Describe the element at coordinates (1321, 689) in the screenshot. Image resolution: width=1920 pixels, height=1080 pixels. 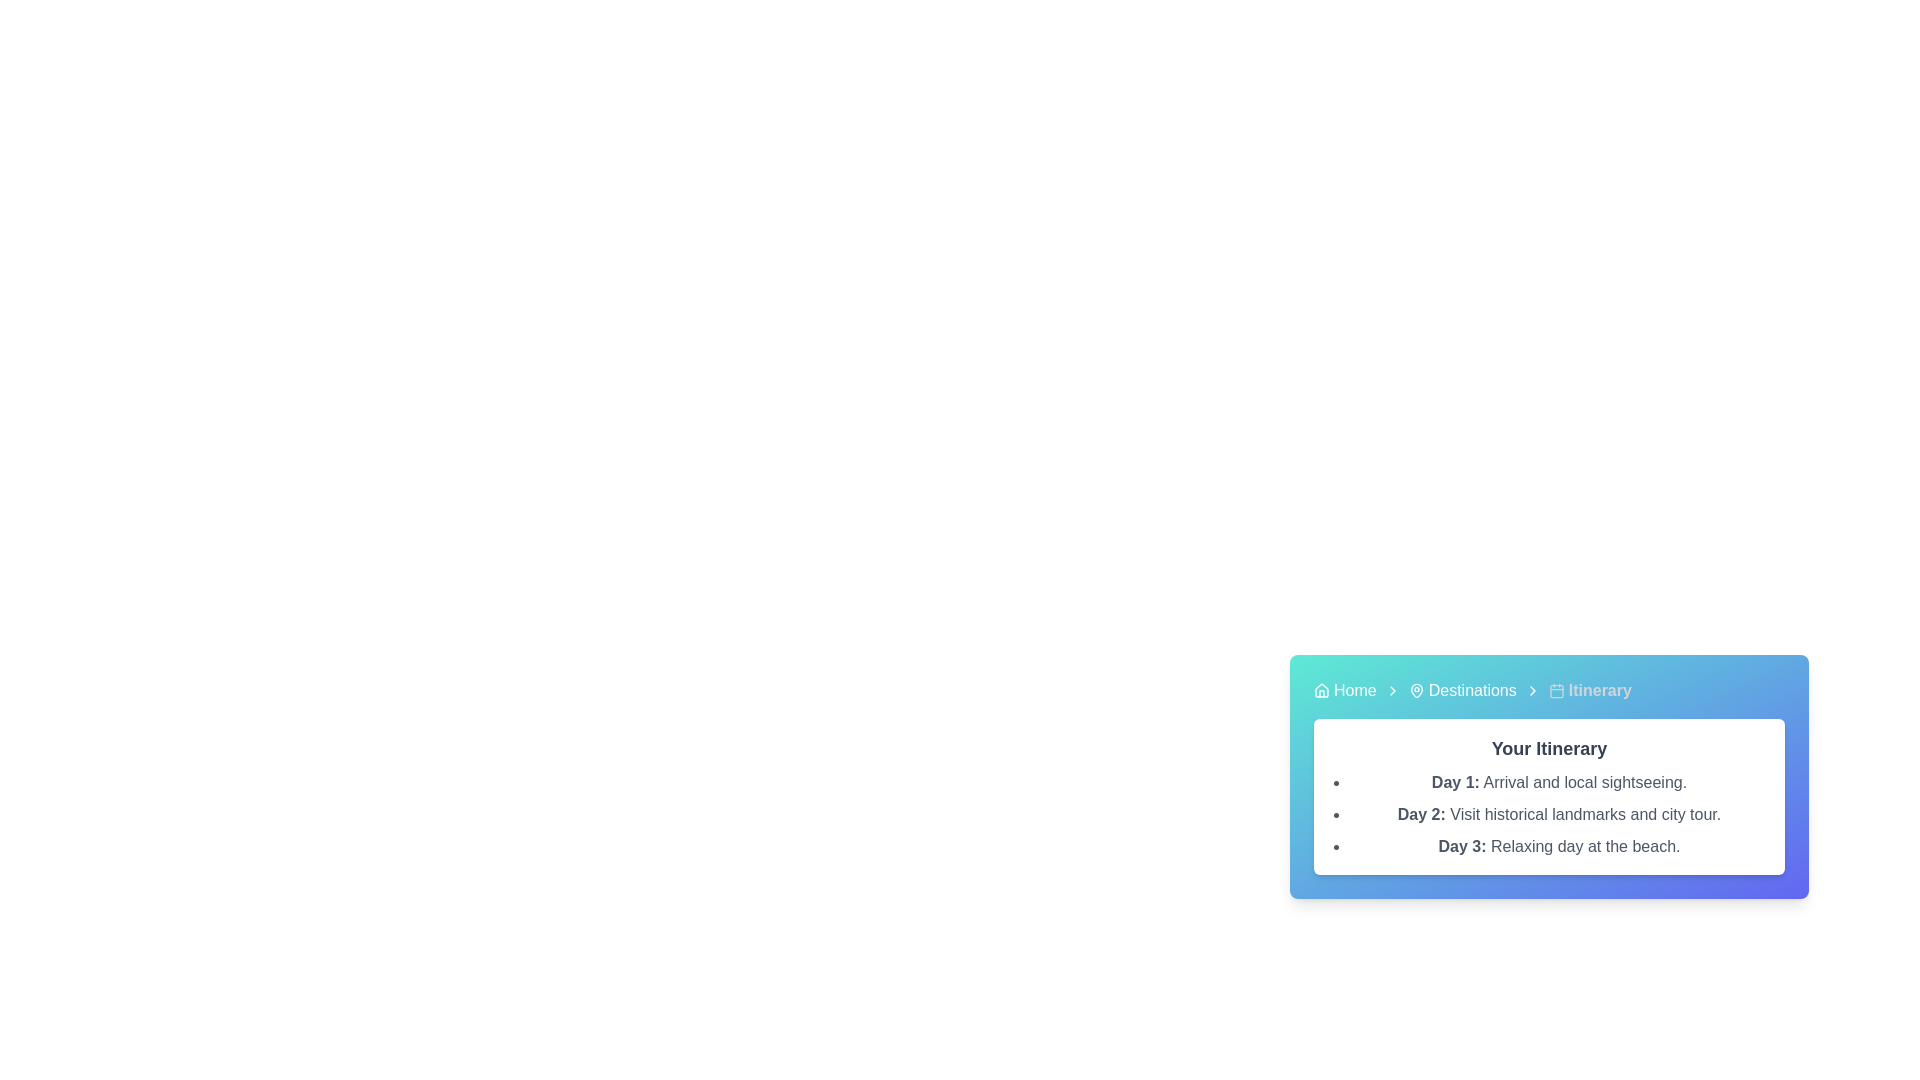
I see `the minimalistic outlined house icon in the breadcrumb navigation at the top-left corner of the itinerary card interface` at that location.